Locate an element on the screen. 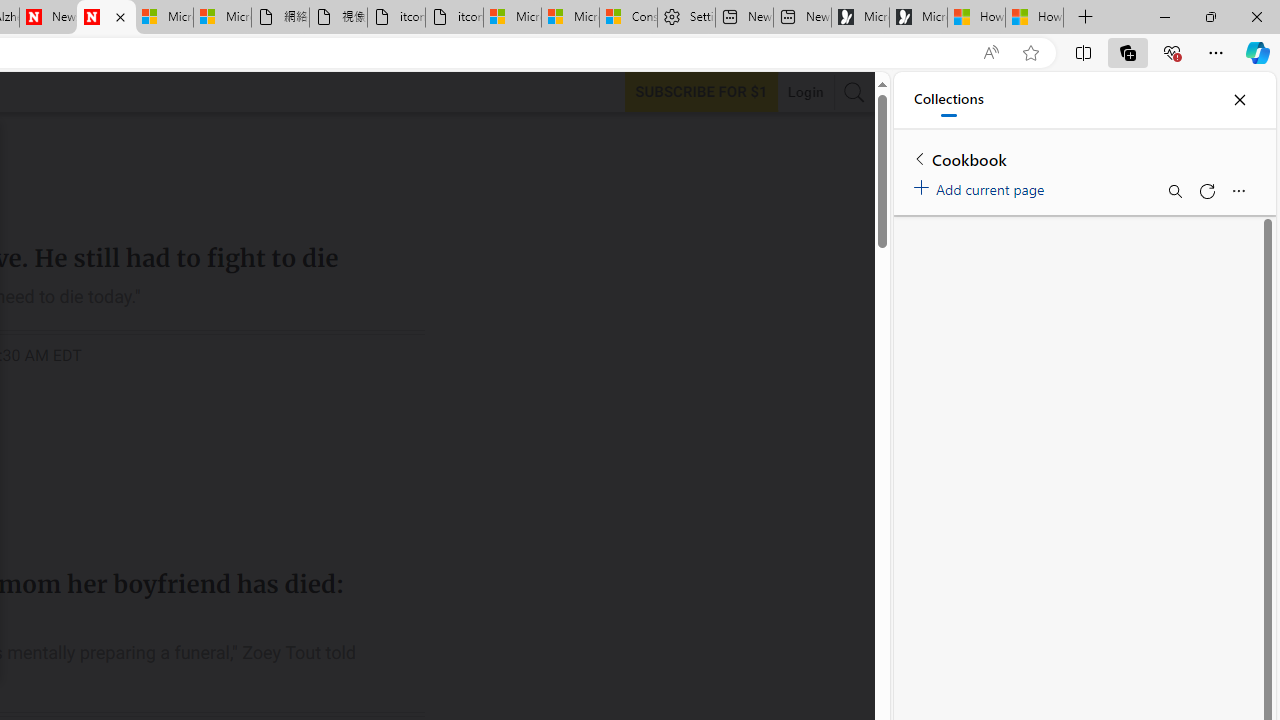  'Newsweek - News, Analysis, Politics, Business, Technology' is located at coordinates (48, 17).